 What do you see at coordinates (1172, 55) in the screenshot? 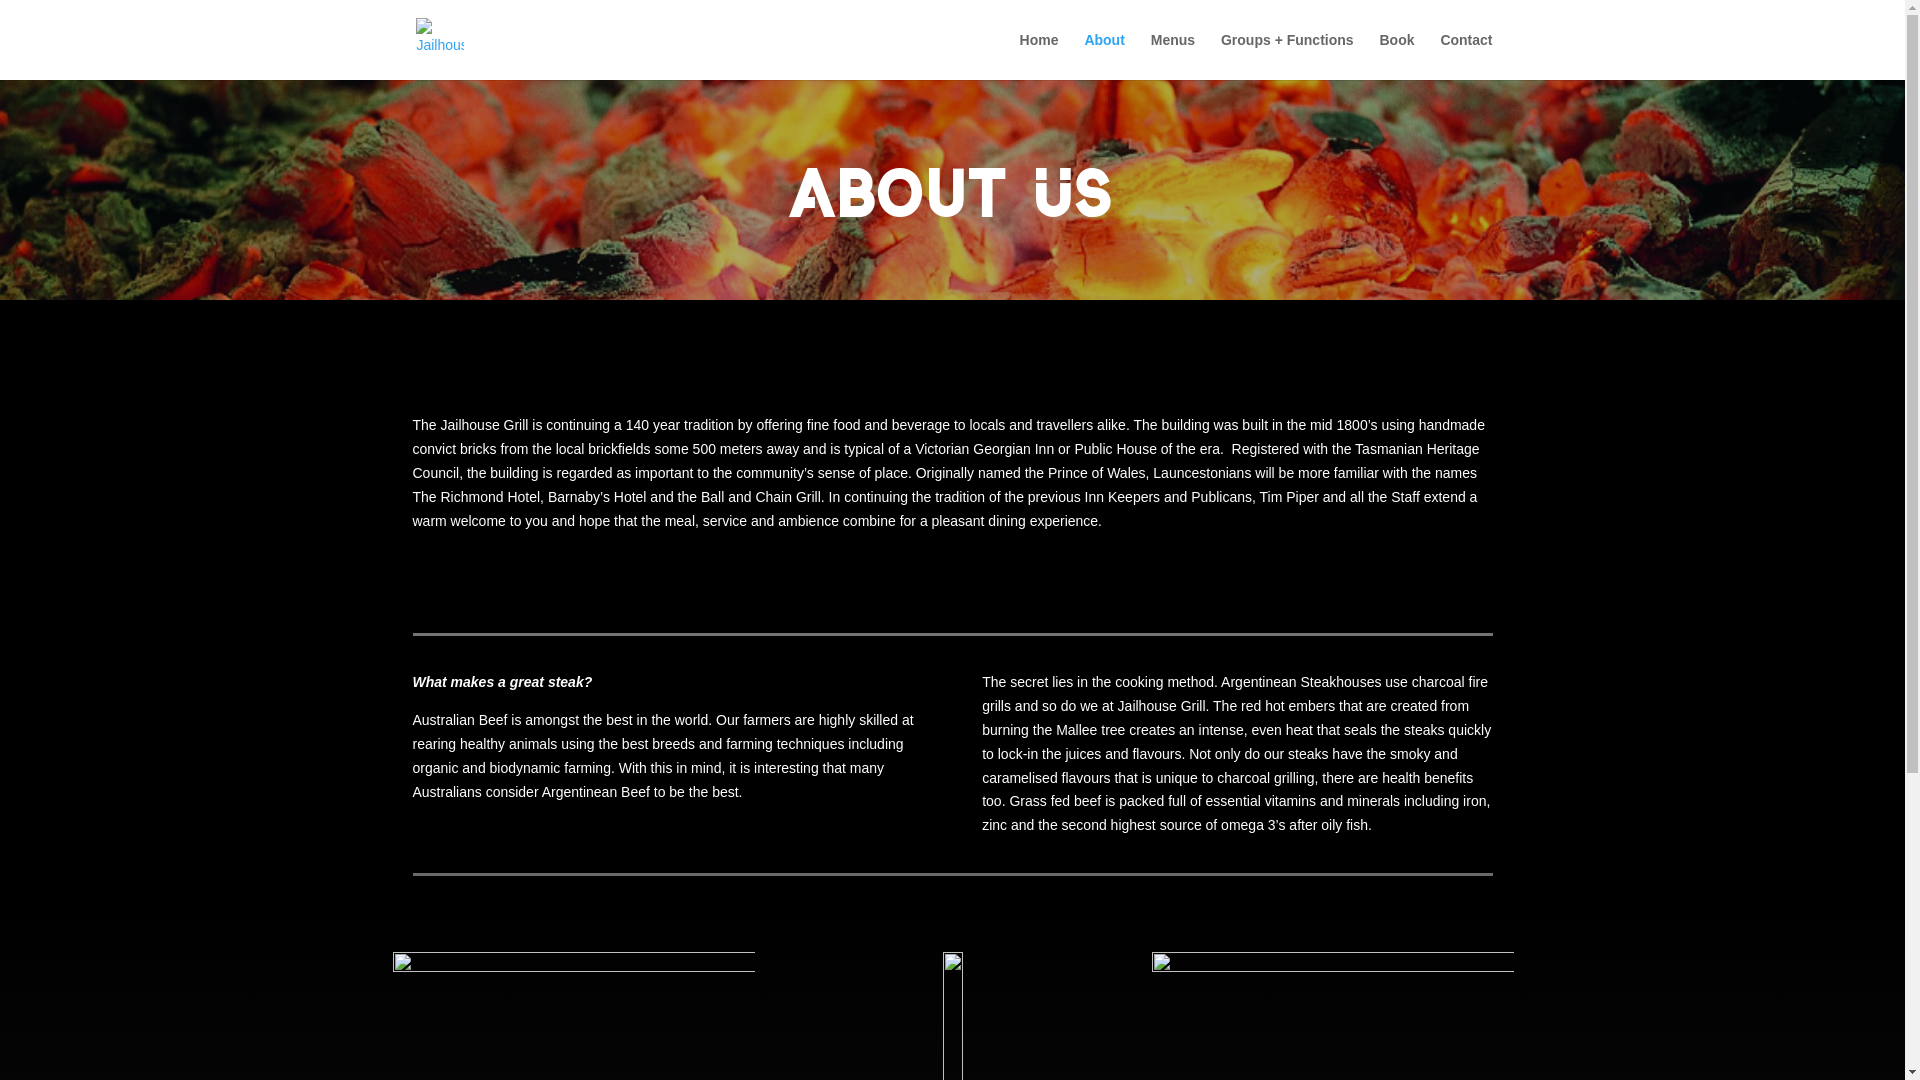
I see `'Menus'` at bounding box center [1172, 55].